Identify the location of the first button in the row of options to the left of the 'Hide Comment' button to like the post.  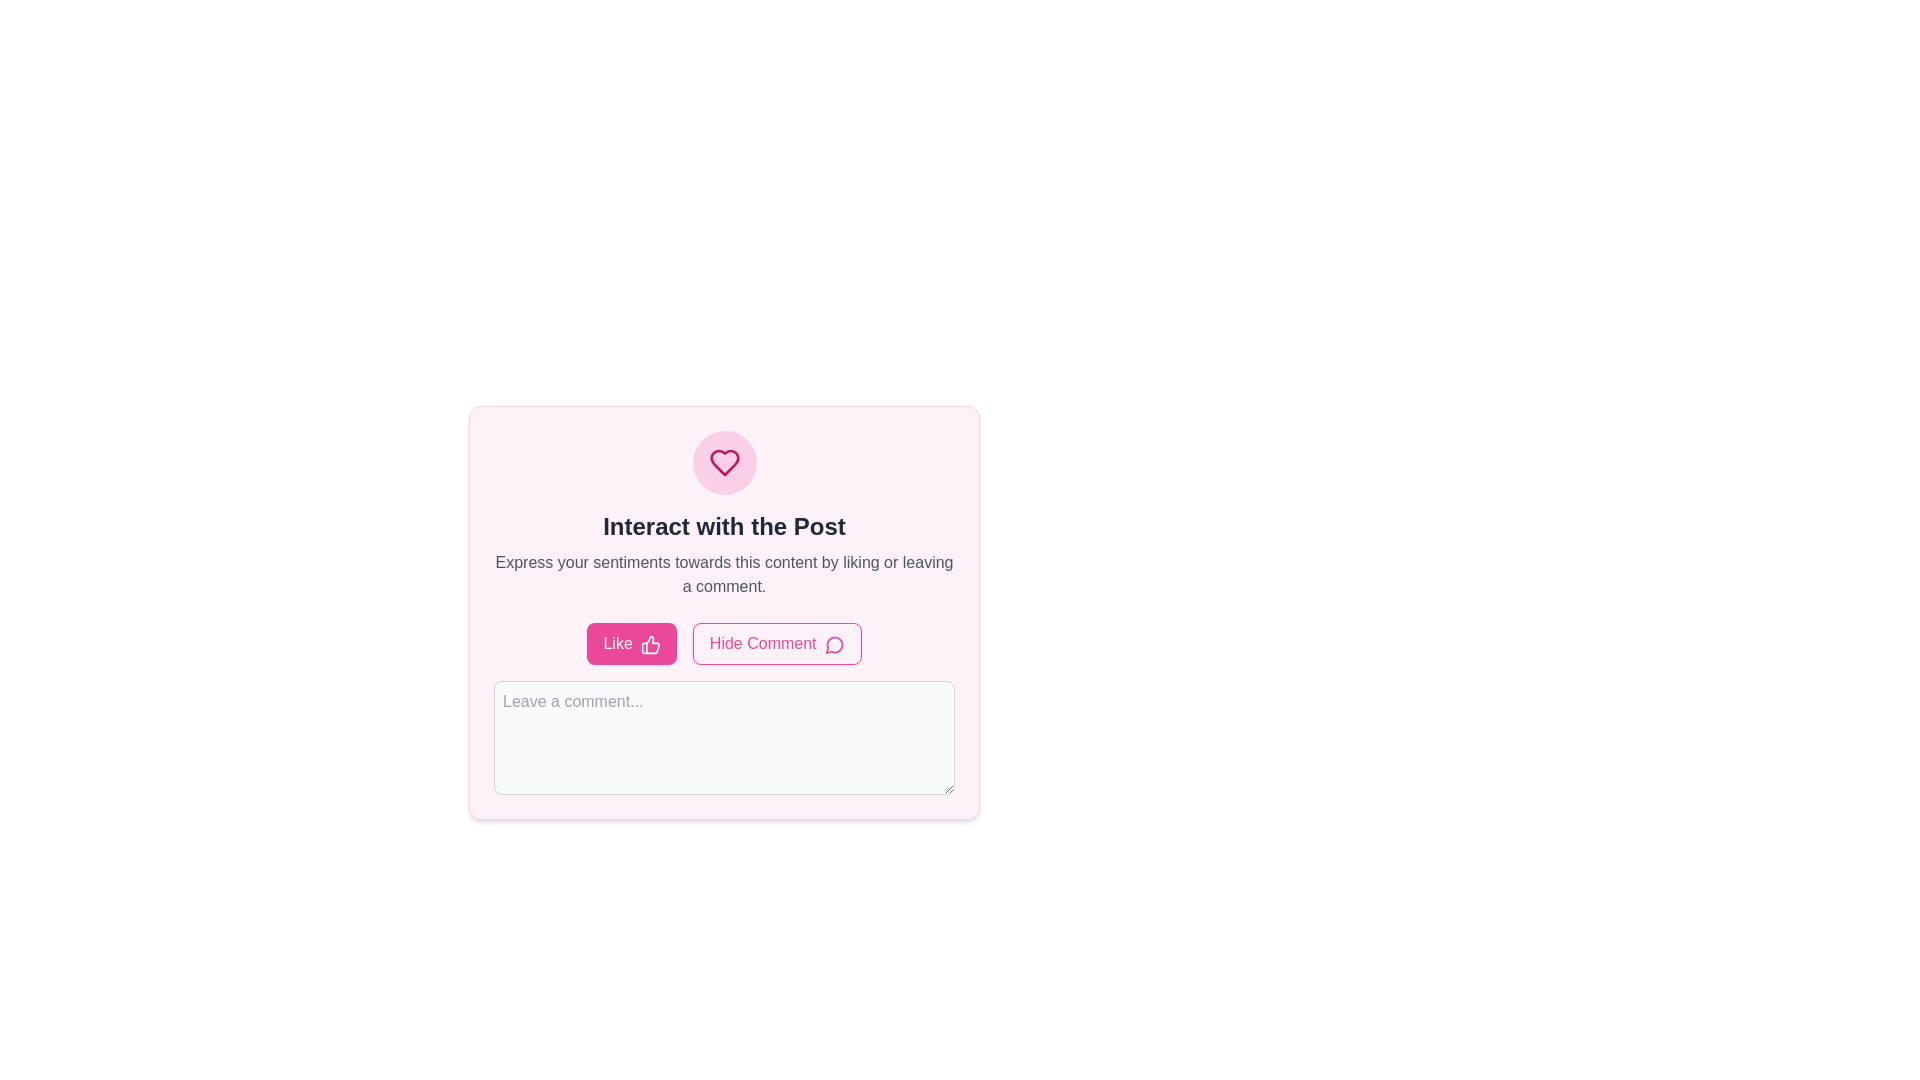
(631, 644).